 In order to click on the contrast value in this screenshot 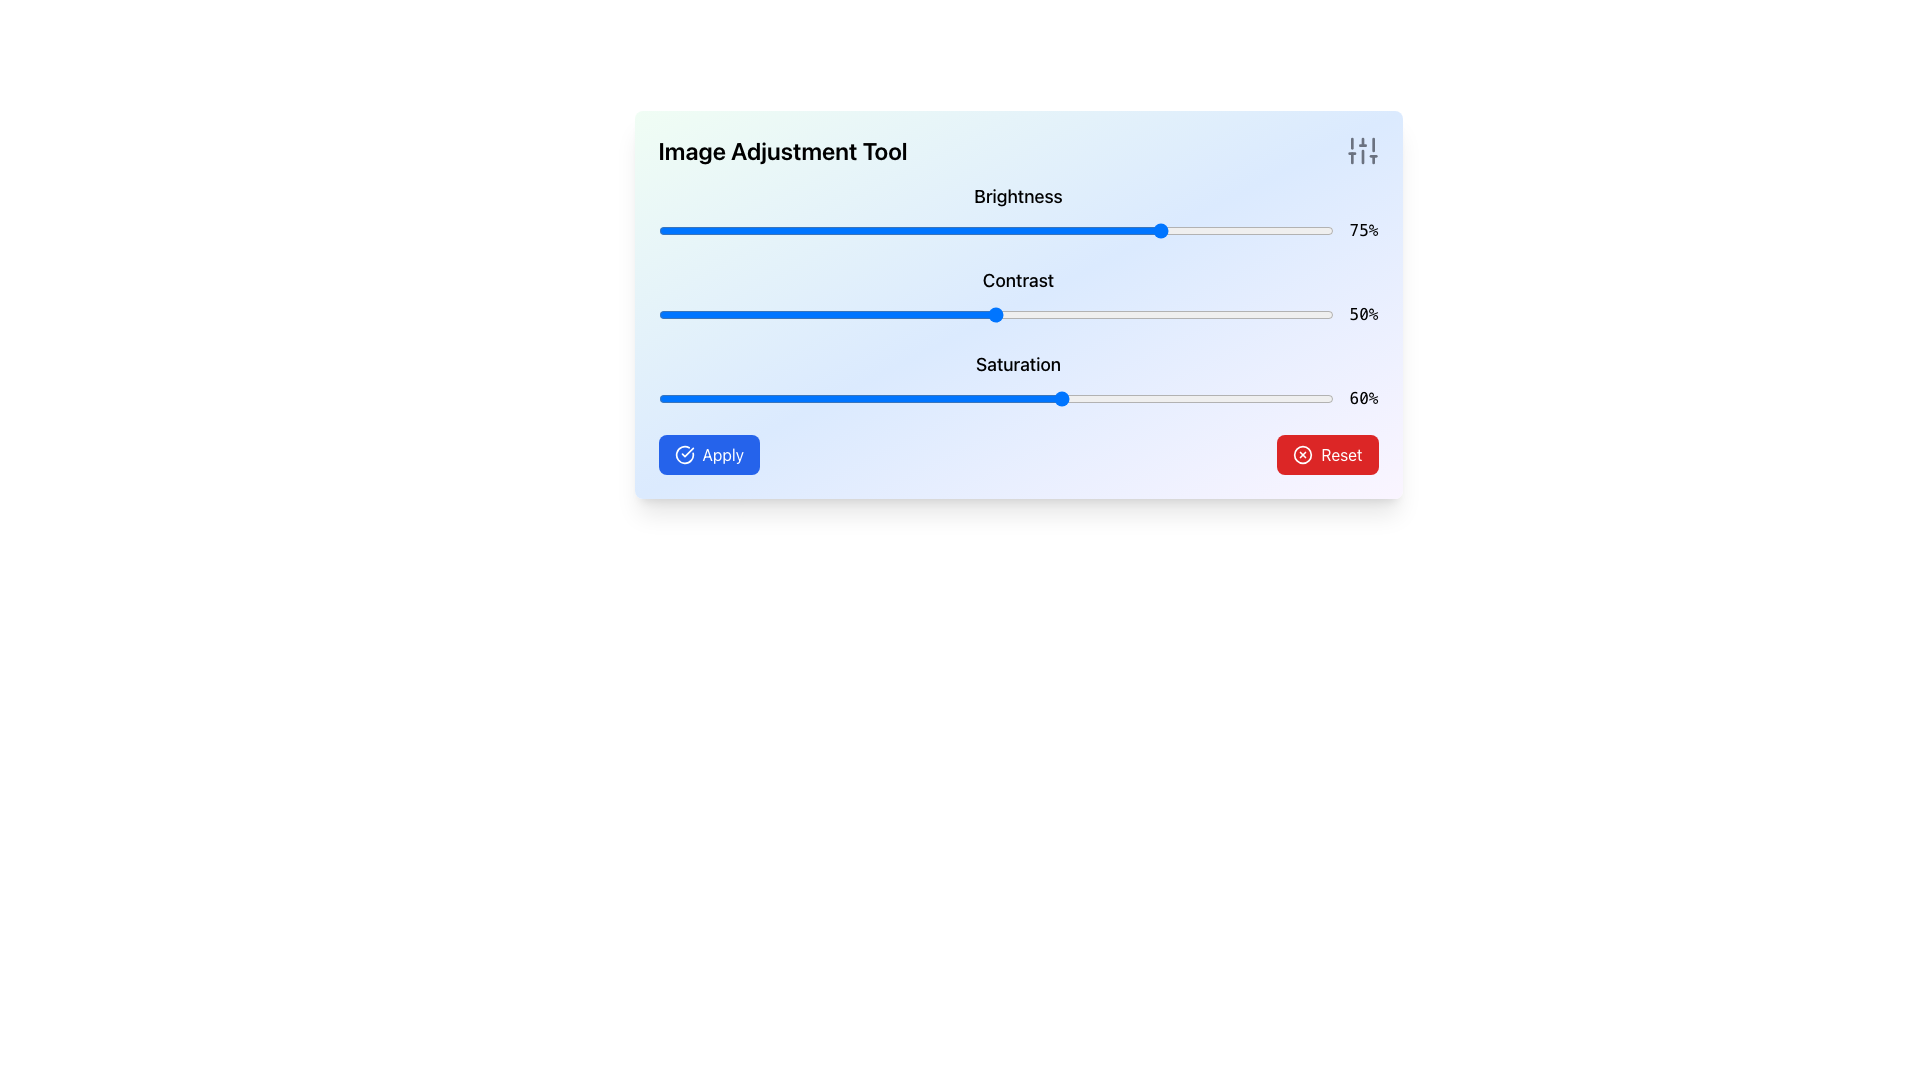, I will do `click(758, 315)`.